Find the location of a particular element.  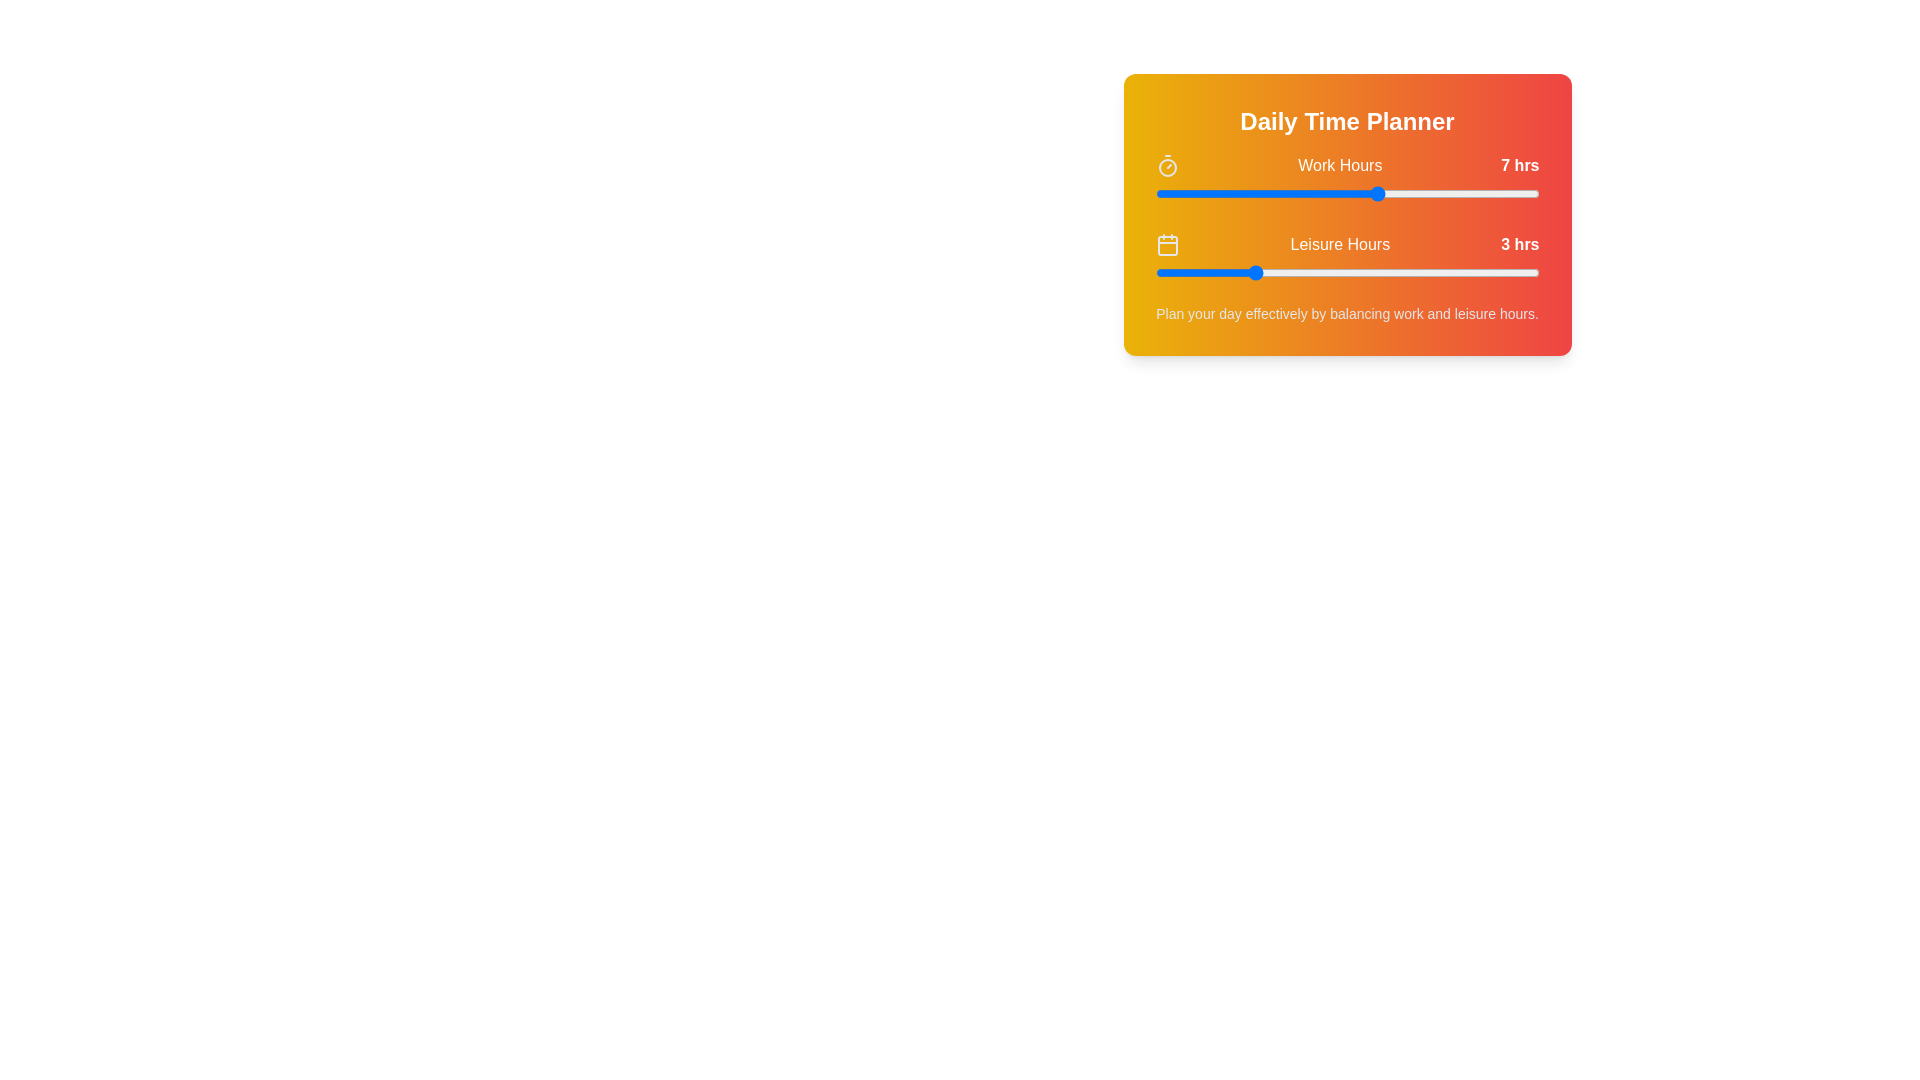

work hours is located at coordinates (1475, 193).